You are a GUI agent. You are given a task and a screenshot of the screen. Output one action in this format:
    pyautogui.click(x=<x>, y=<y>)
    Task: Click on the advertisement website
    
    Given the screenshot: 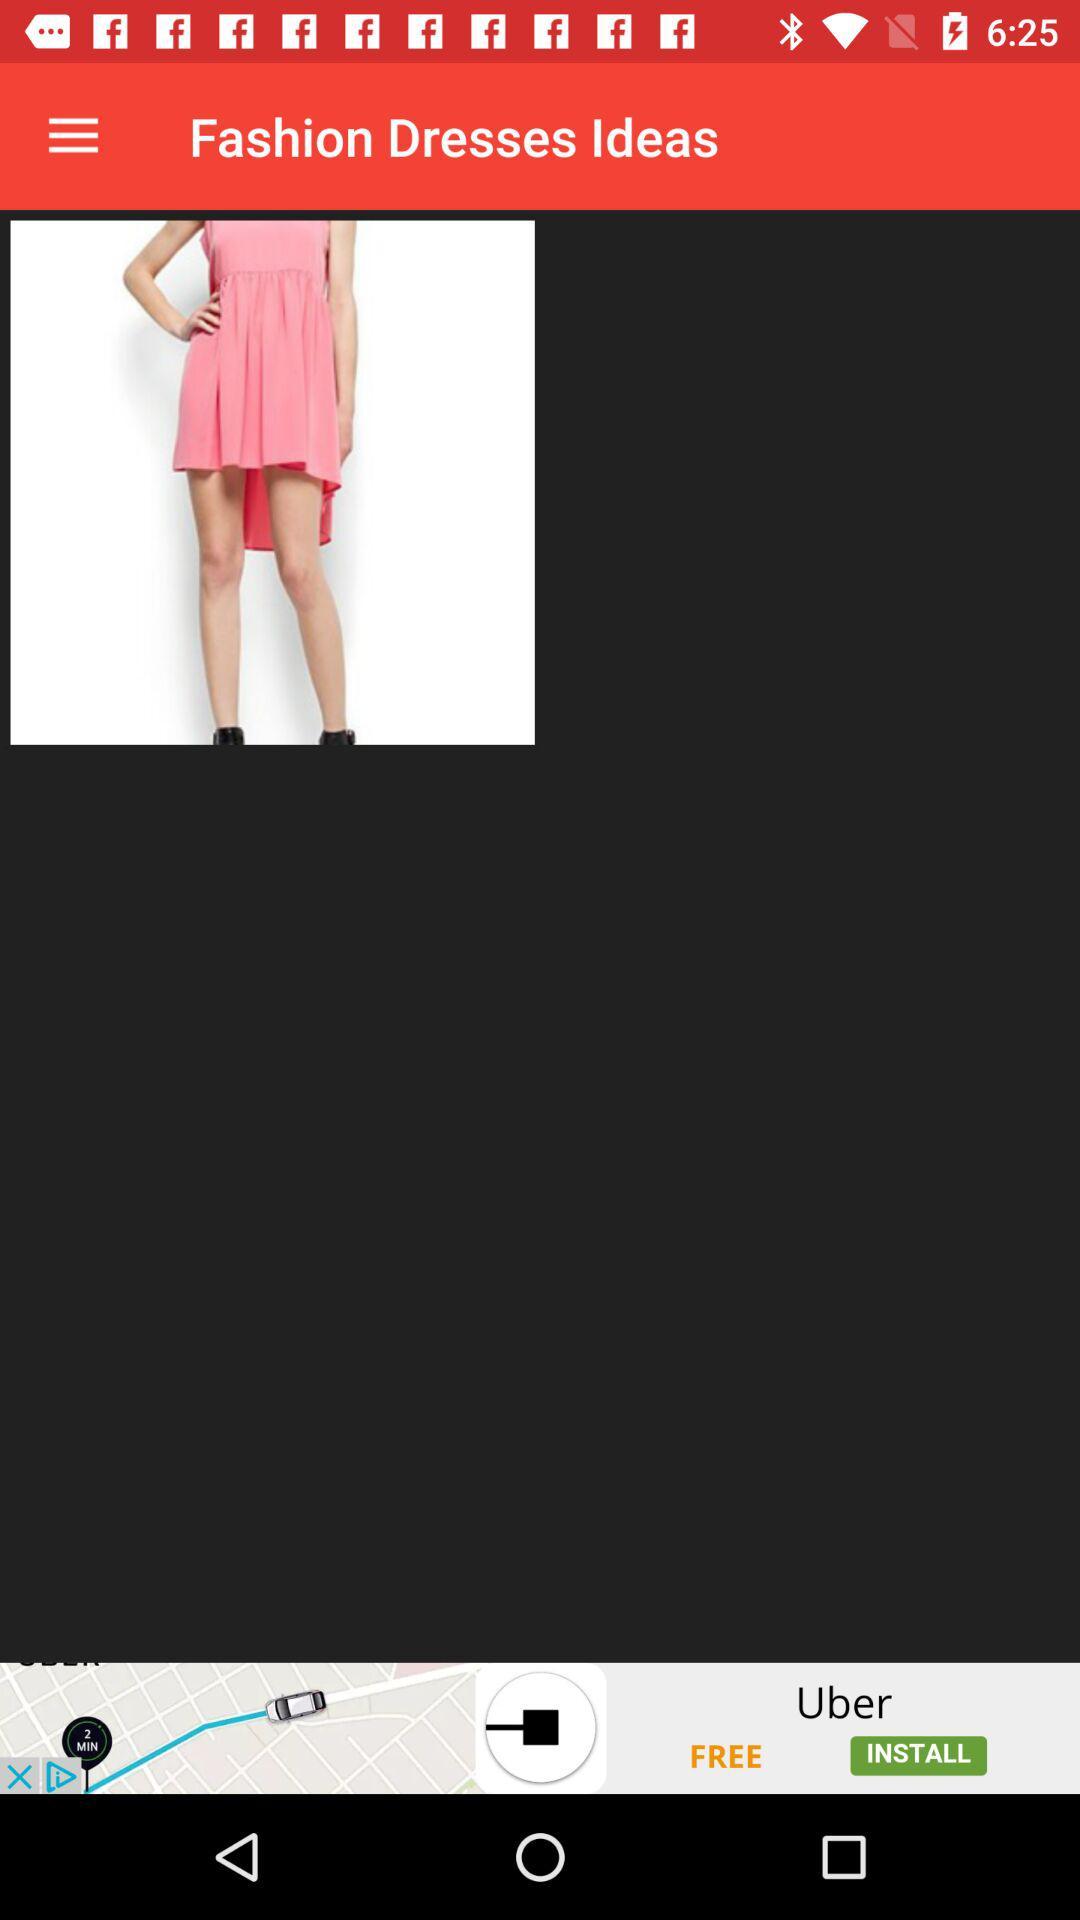 What is the action you would take?
    pyautogui.click(x=540, y=1727)
    